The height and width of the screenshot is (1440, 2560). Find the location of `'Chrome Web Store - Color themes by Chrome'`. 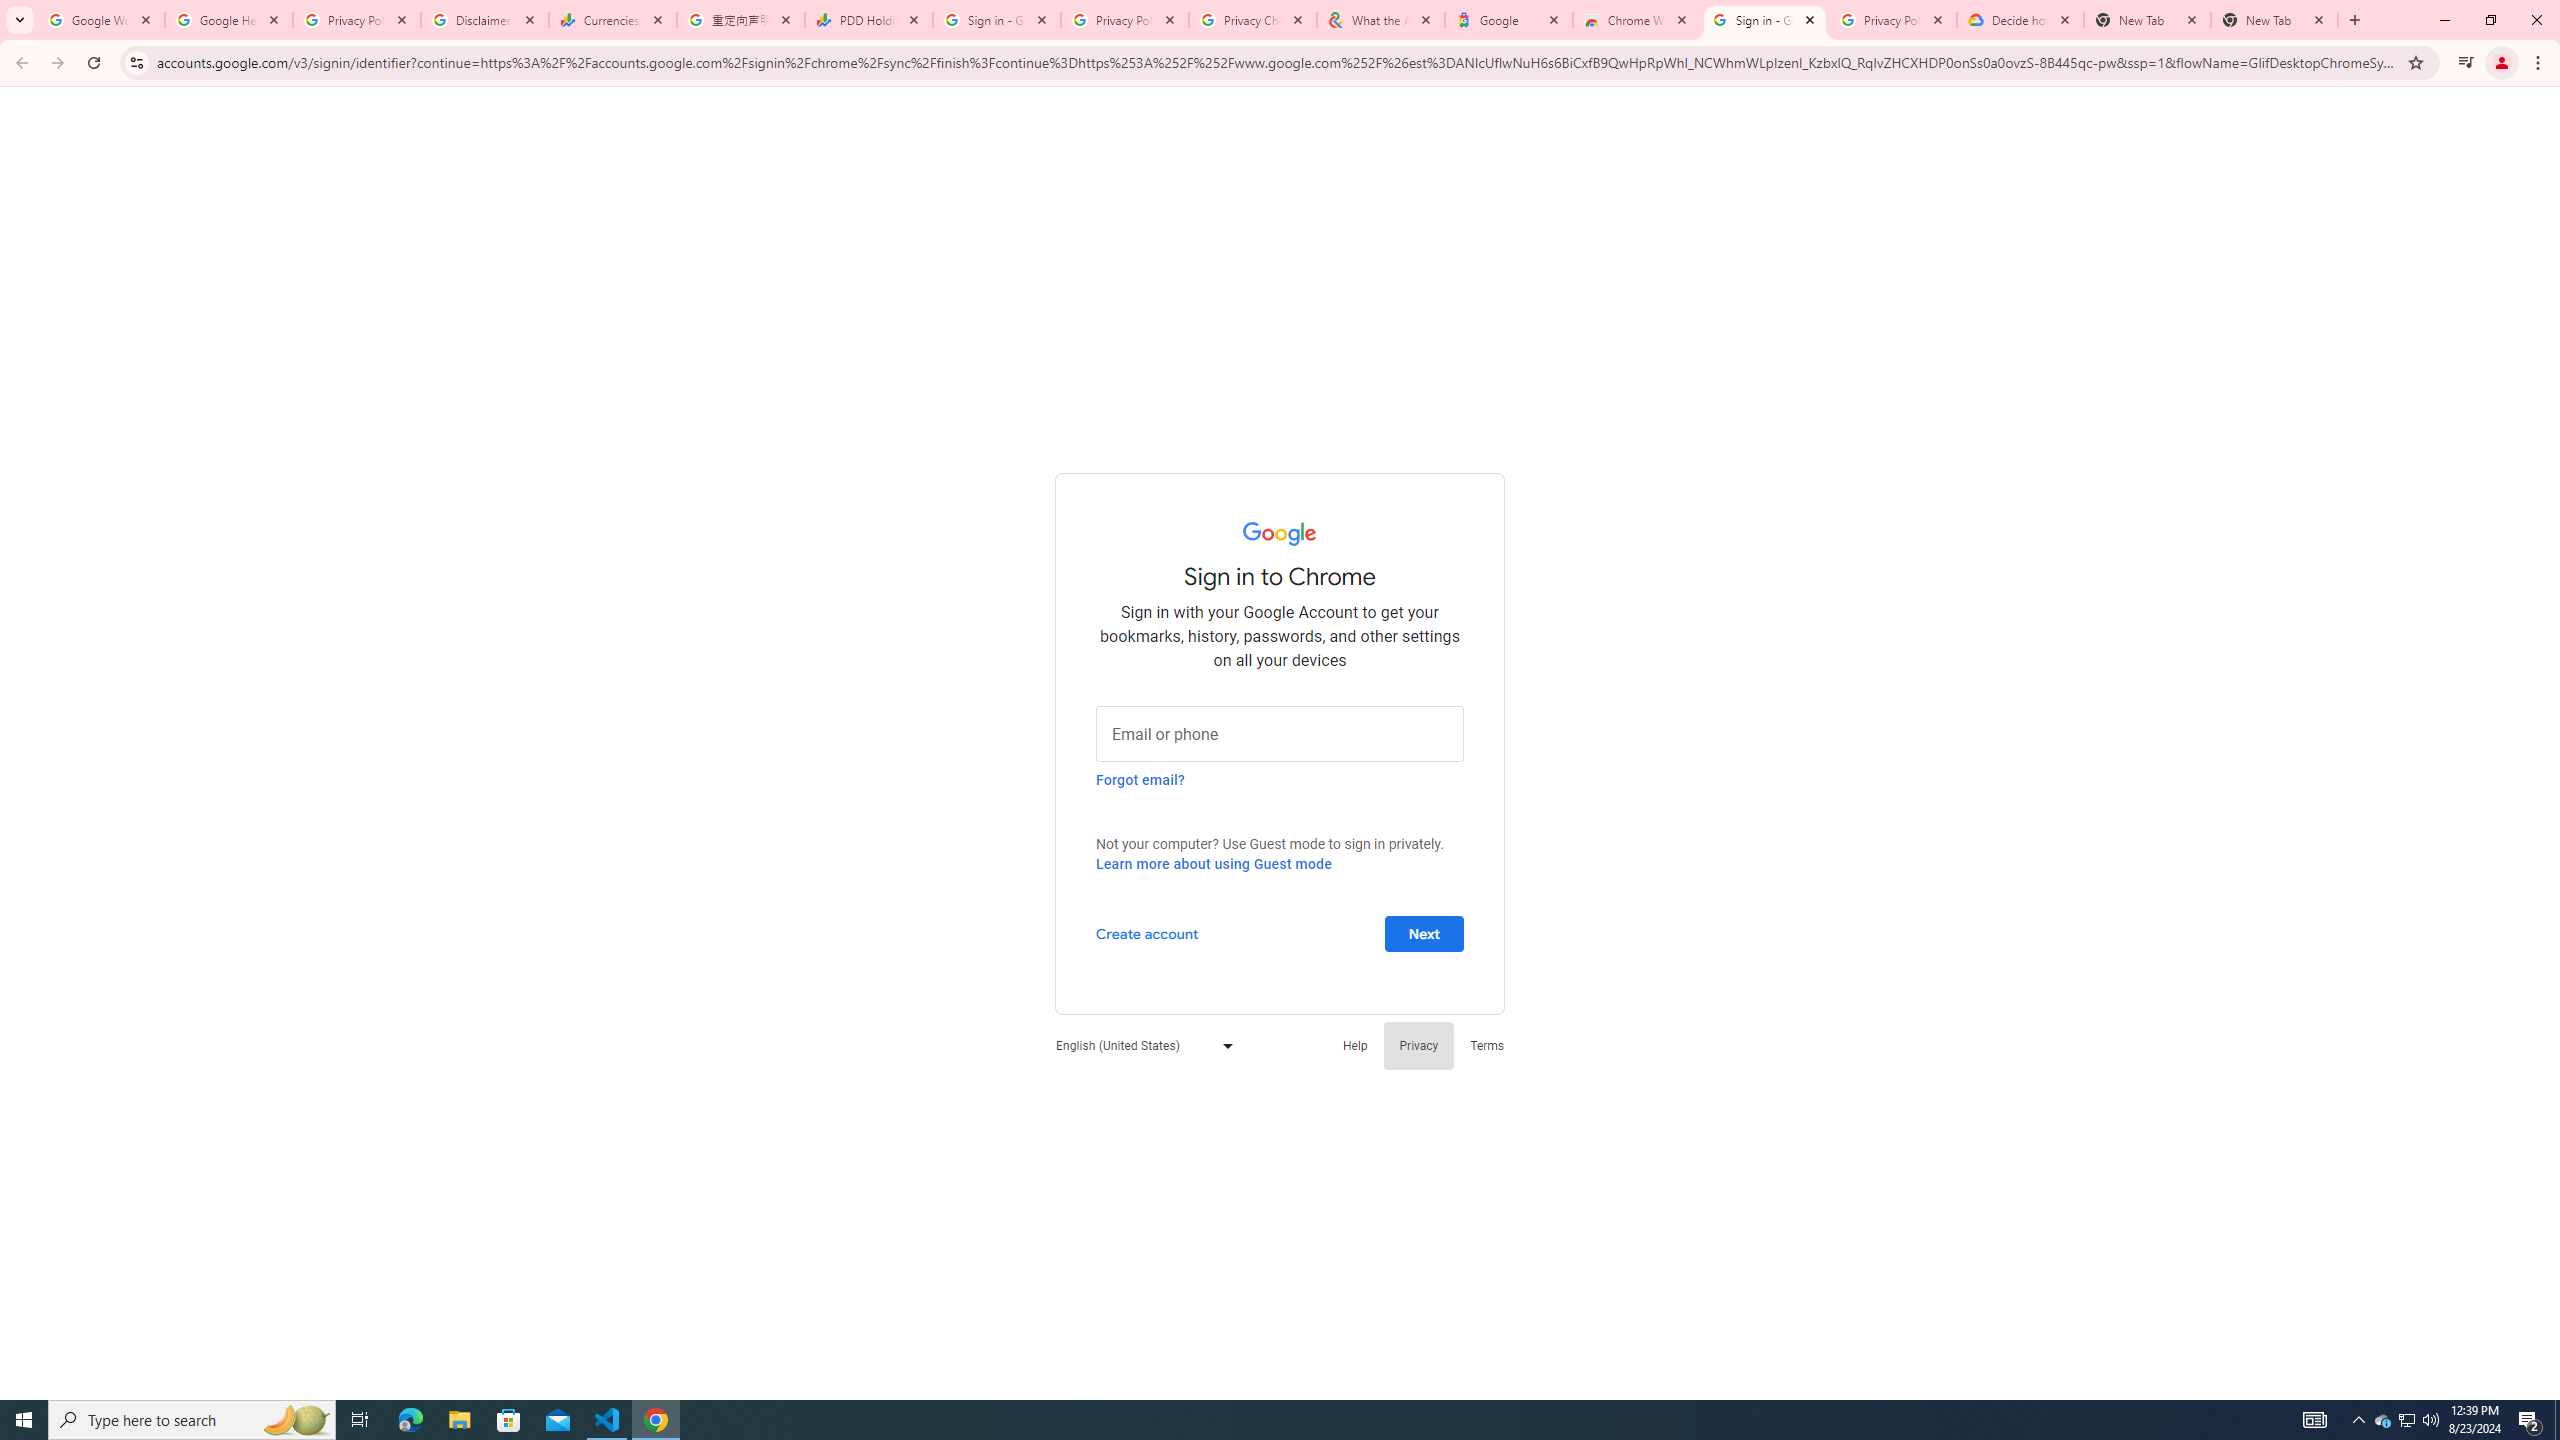

'Chrome Web Store - Color themes by Chrome' is located at coordinates (1636, 19).